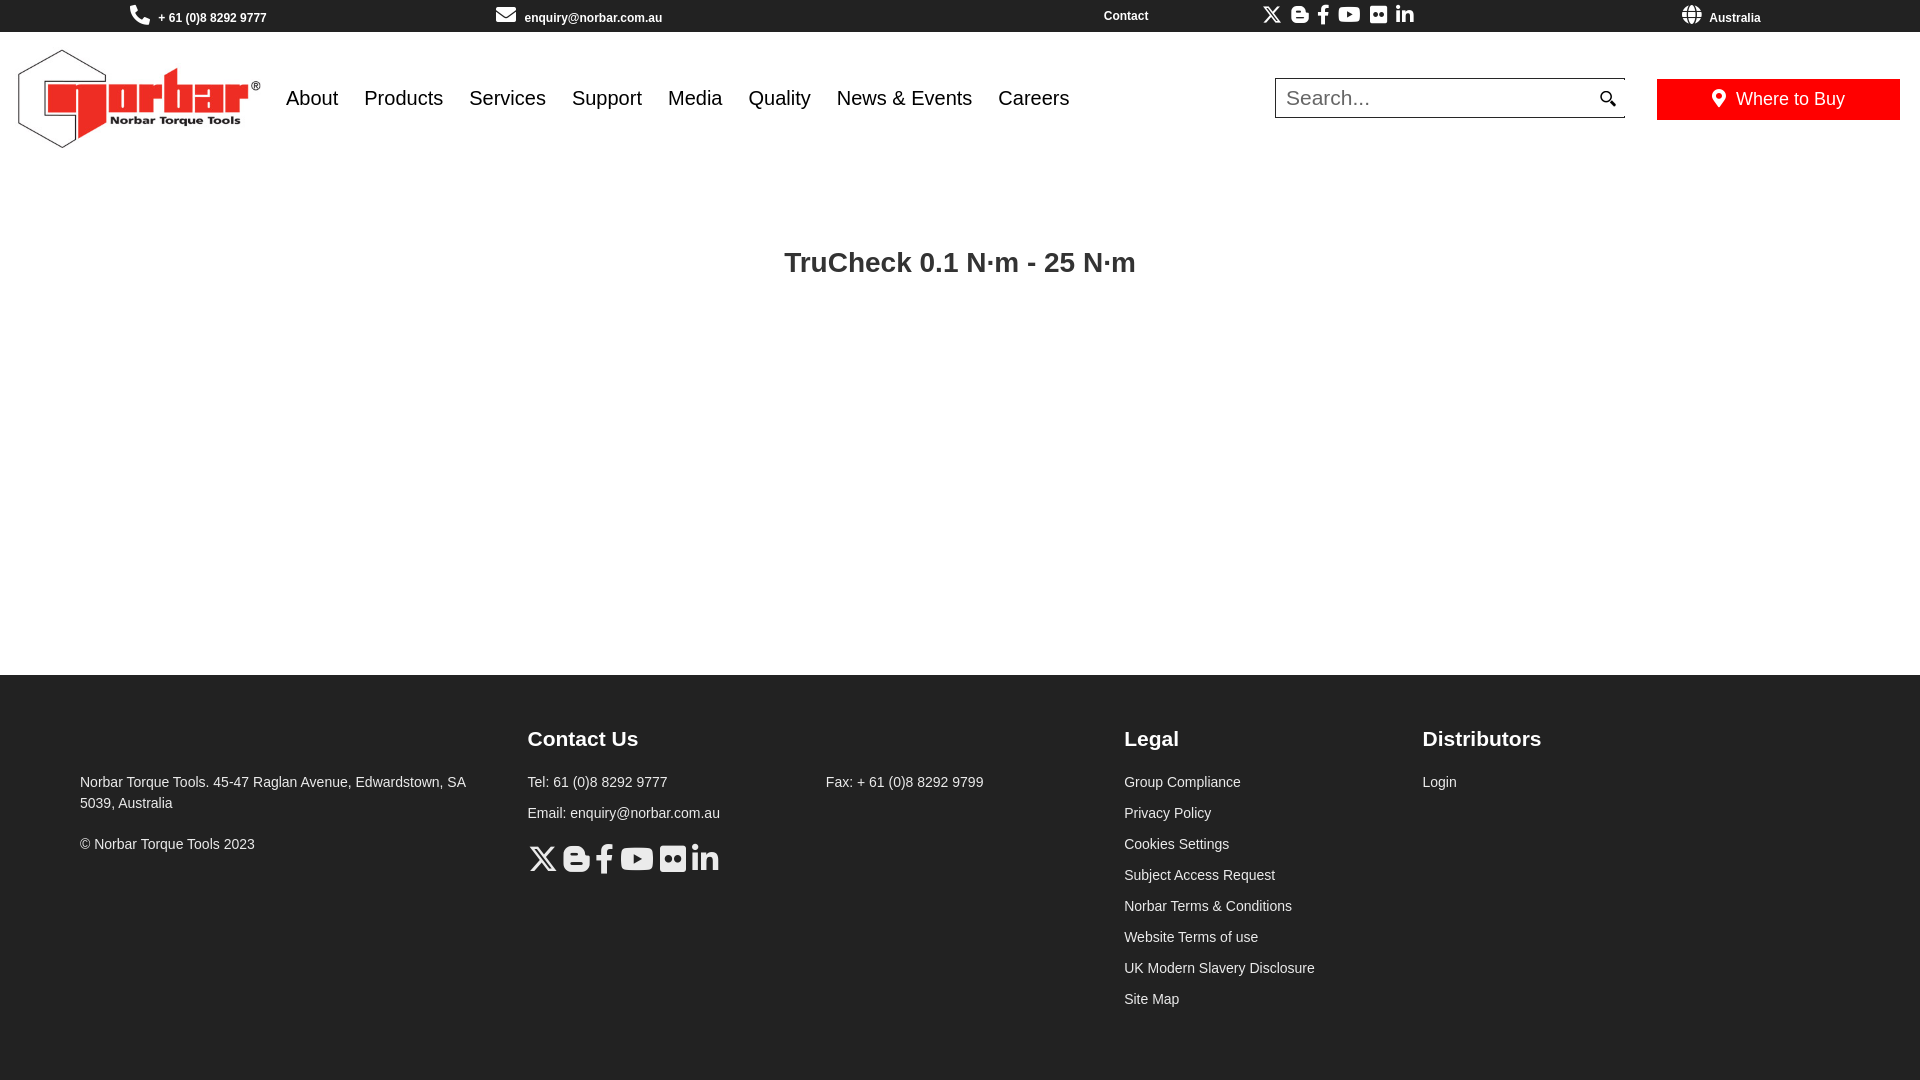 This screenshot has height=1080, width=1920. Describe the element at coordinates (1126, 15) in the screenshot. I see `'Contact'` at that location.